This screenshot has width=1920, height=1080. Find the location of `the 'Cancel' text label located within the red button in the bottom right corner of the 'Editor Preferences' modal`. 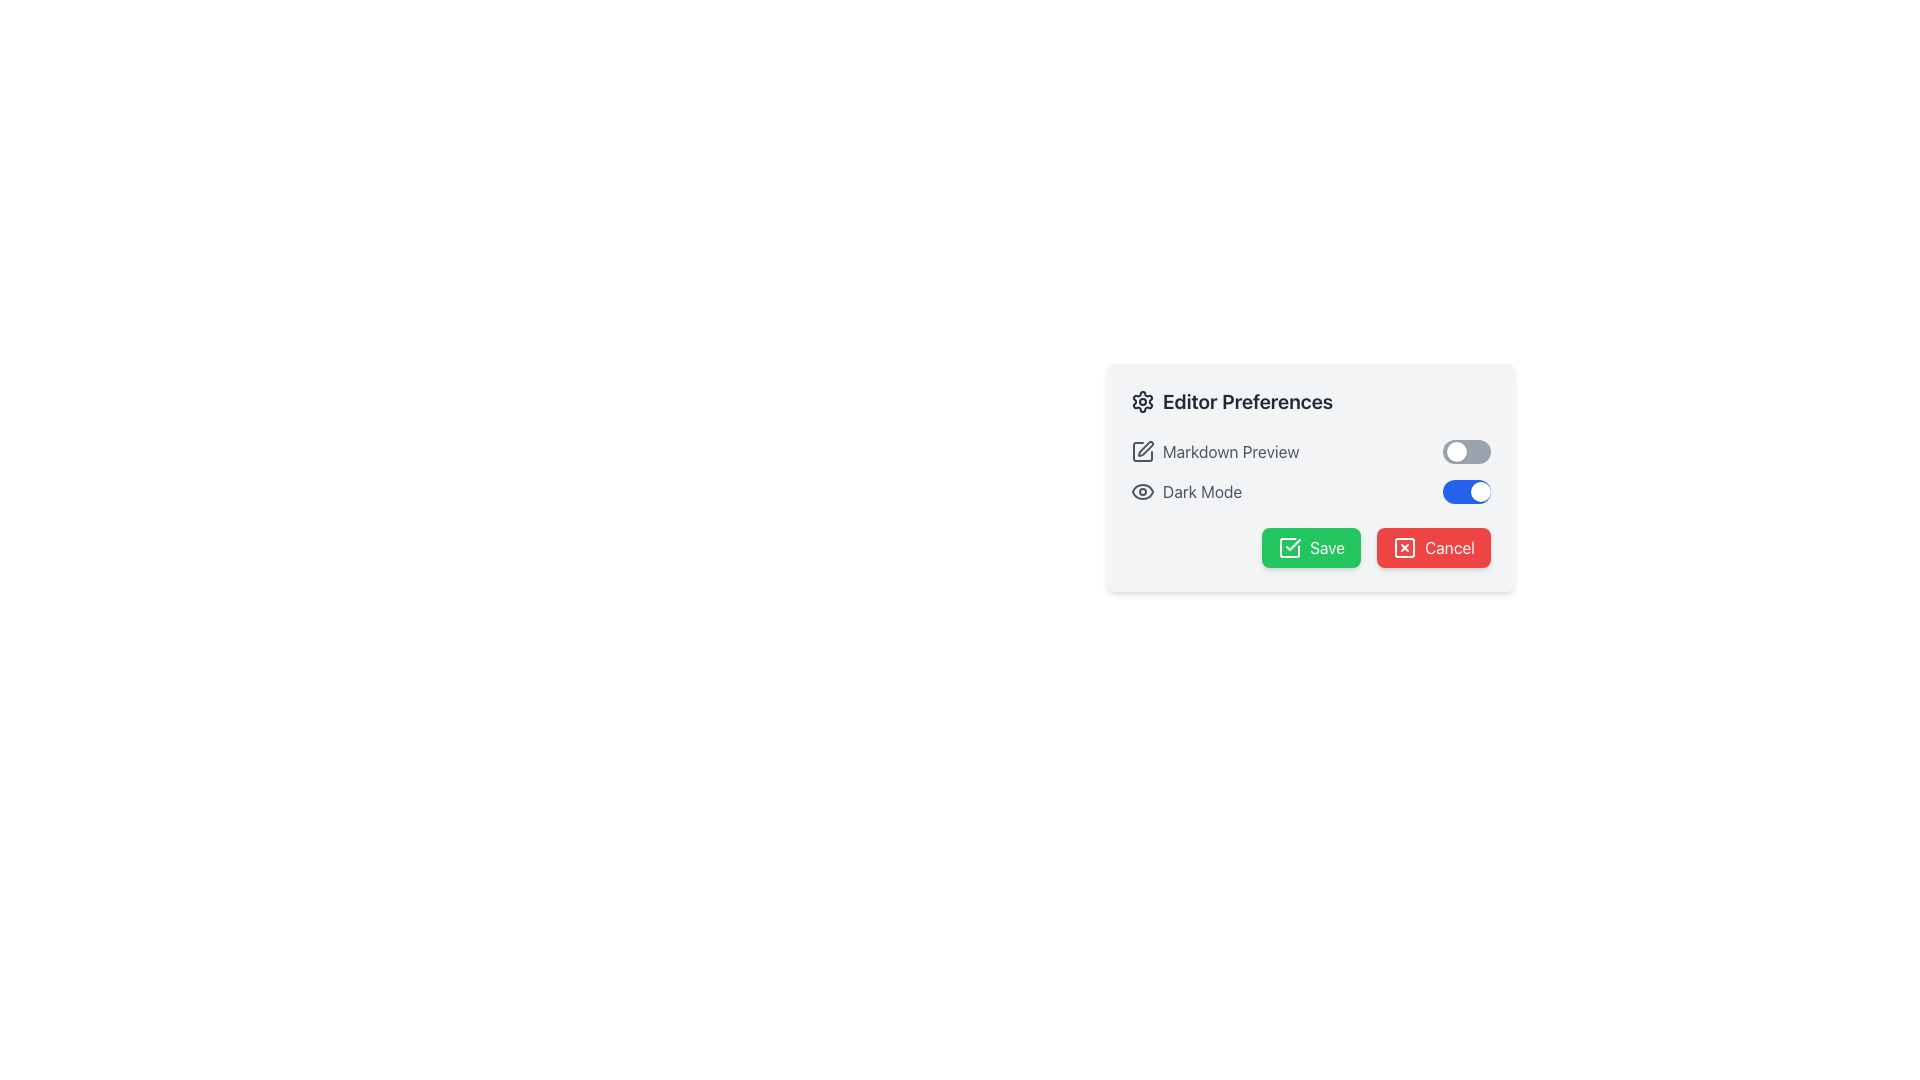

the 'Cancel' text label located within the red button in the bottom right corner of the 'Editor Preferences' modal is located at coordinates (1449, 547).